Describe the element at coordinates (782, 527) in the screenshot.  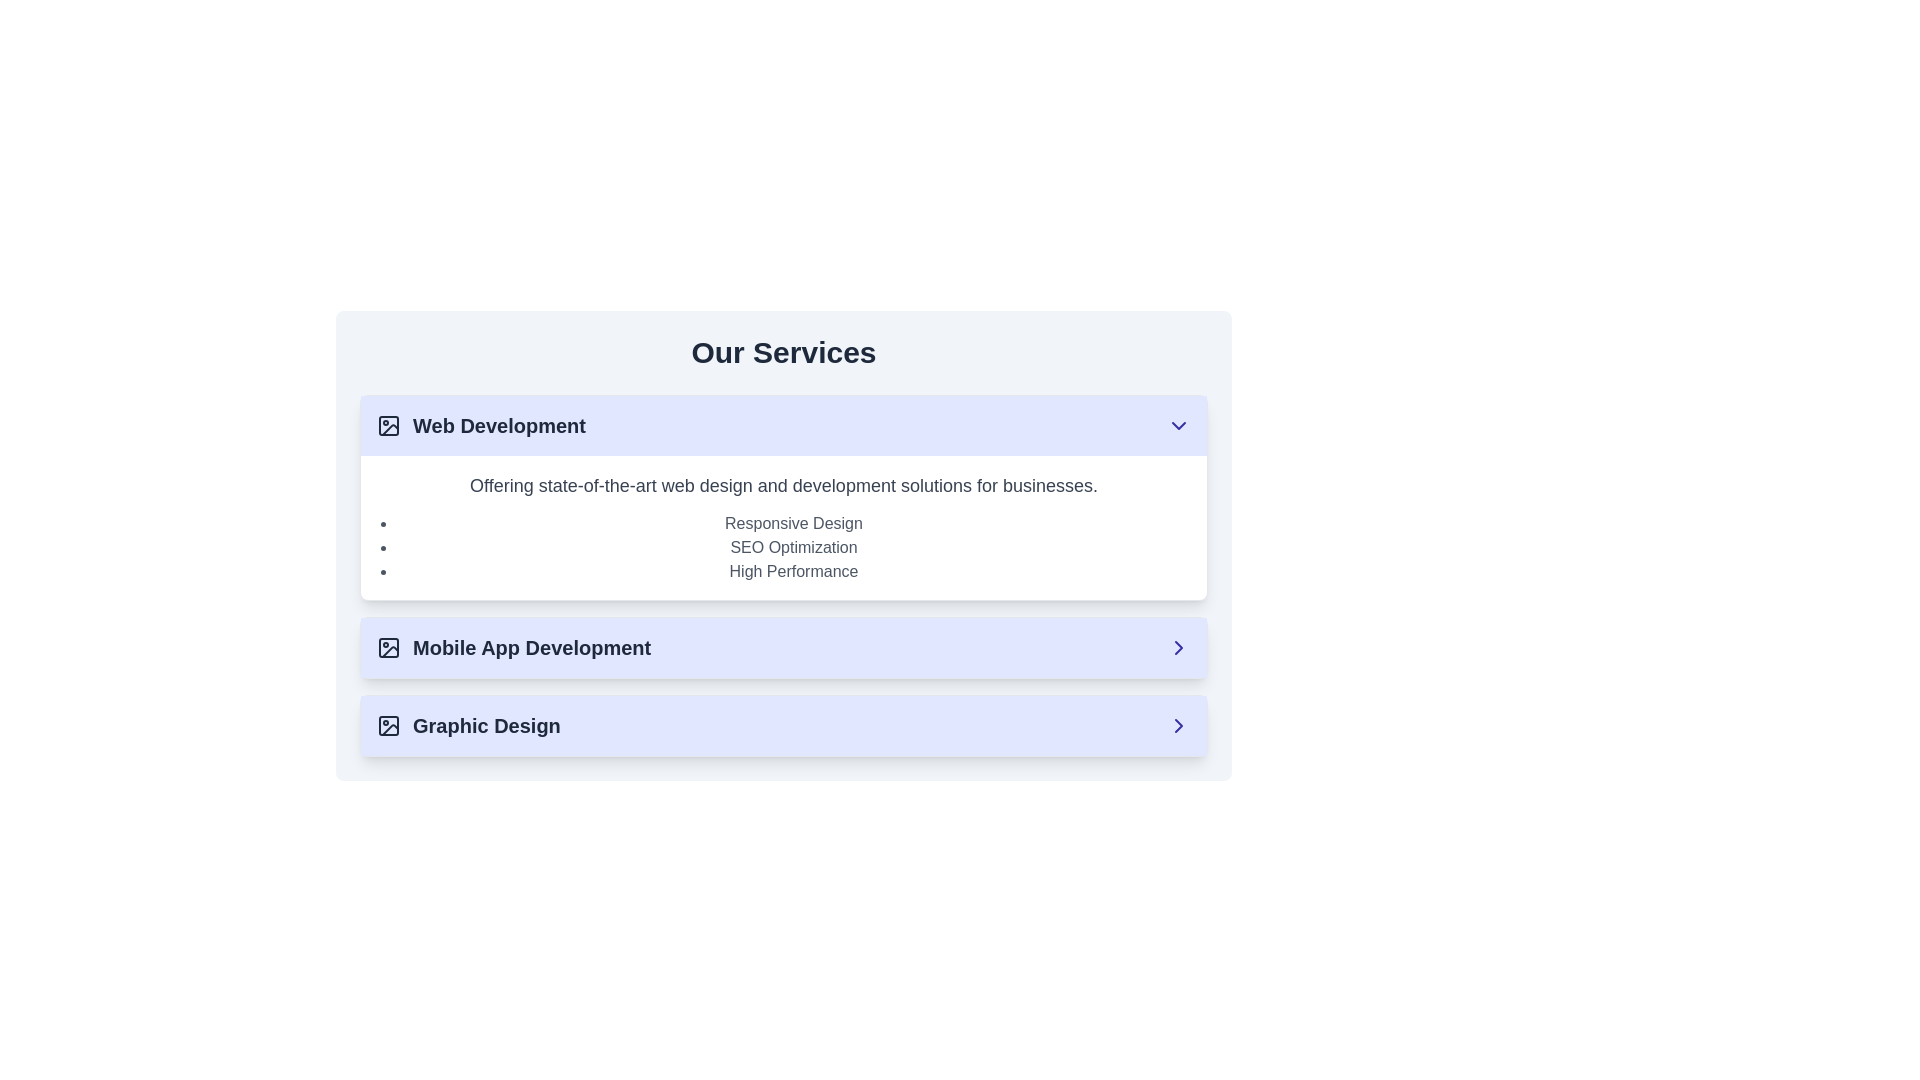
I see `descriptive text block located beneath the 'Web Development' section, which provides an overview and highlights key features in a structured format` at that location.